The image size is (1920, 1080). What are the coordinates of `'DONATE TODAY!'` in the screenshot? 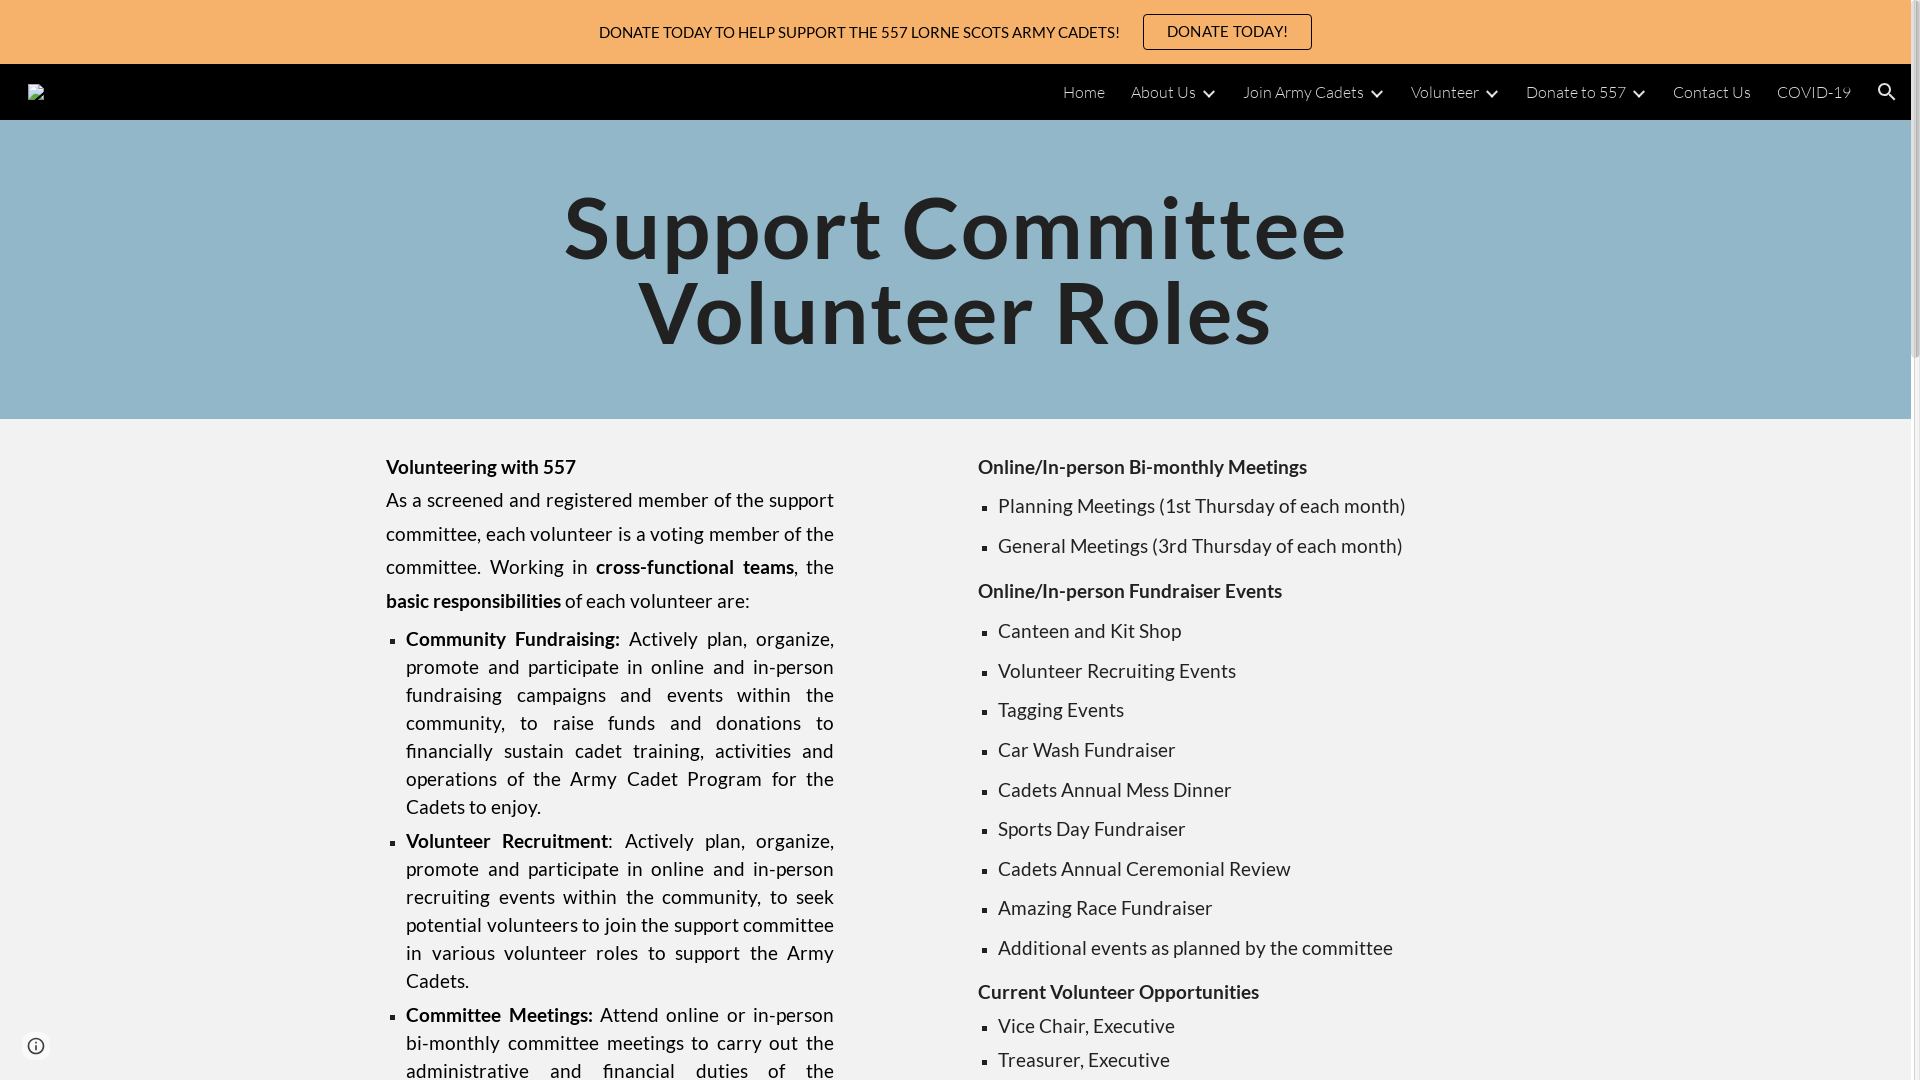 It's located at (1226, 31).